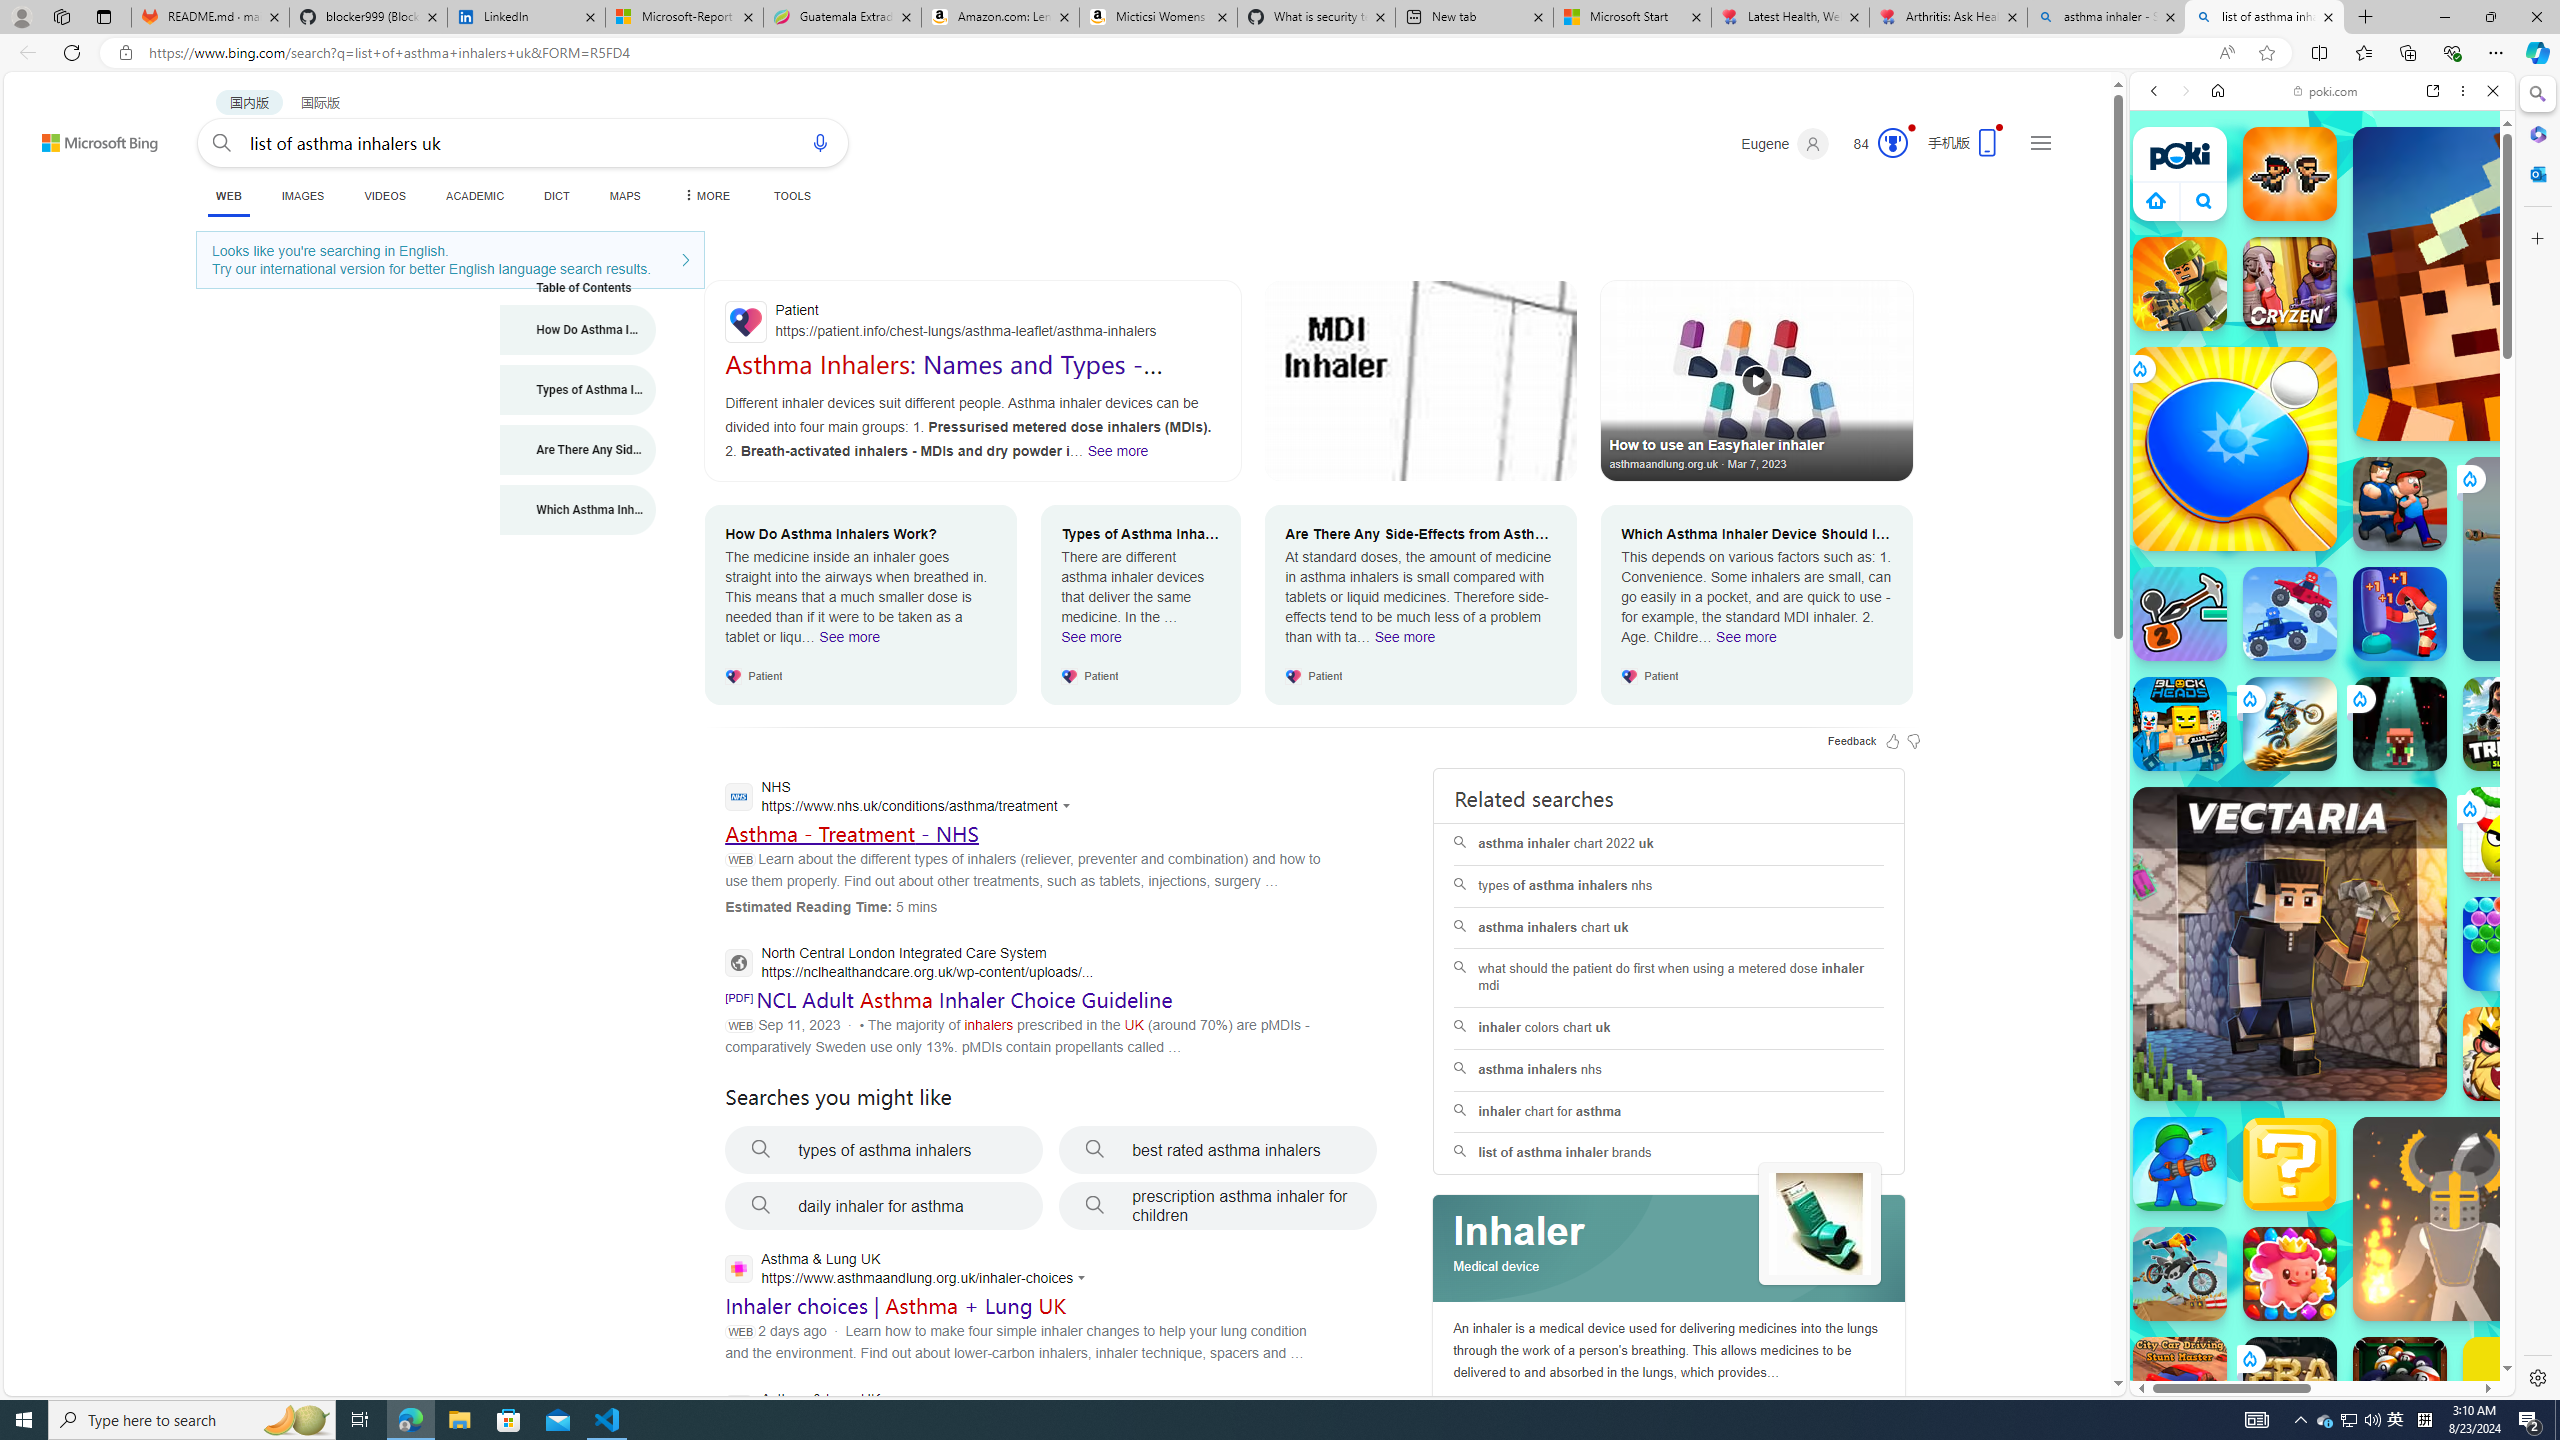  I want to click on 'Stunt Bike Extreme Stunt Bike Extreme', so click(2288, 723).